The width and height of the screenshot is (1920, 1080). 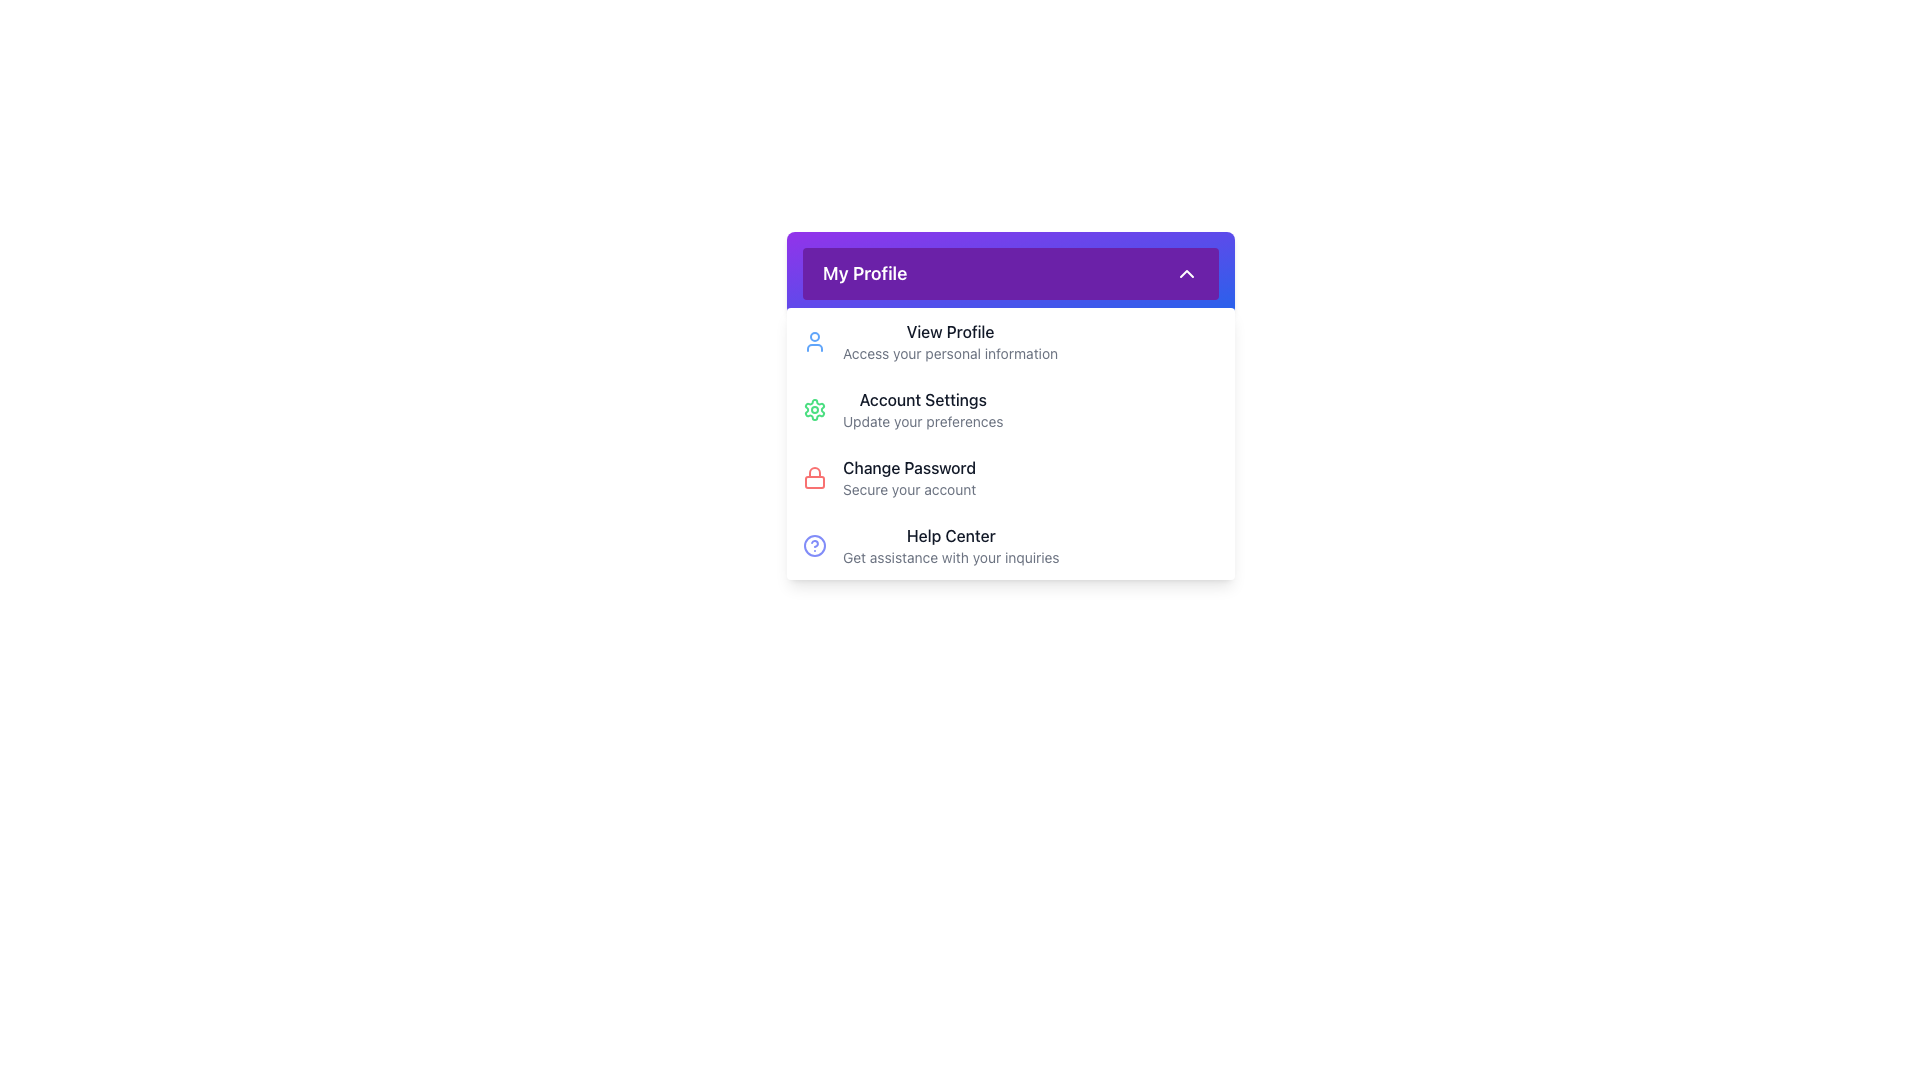 I want to click on the red lock icon, which is a minimalist SVG graphic located to the left of the 'Change Password Secure your account' text in the dropdown panel, so click(x=815, y=478).